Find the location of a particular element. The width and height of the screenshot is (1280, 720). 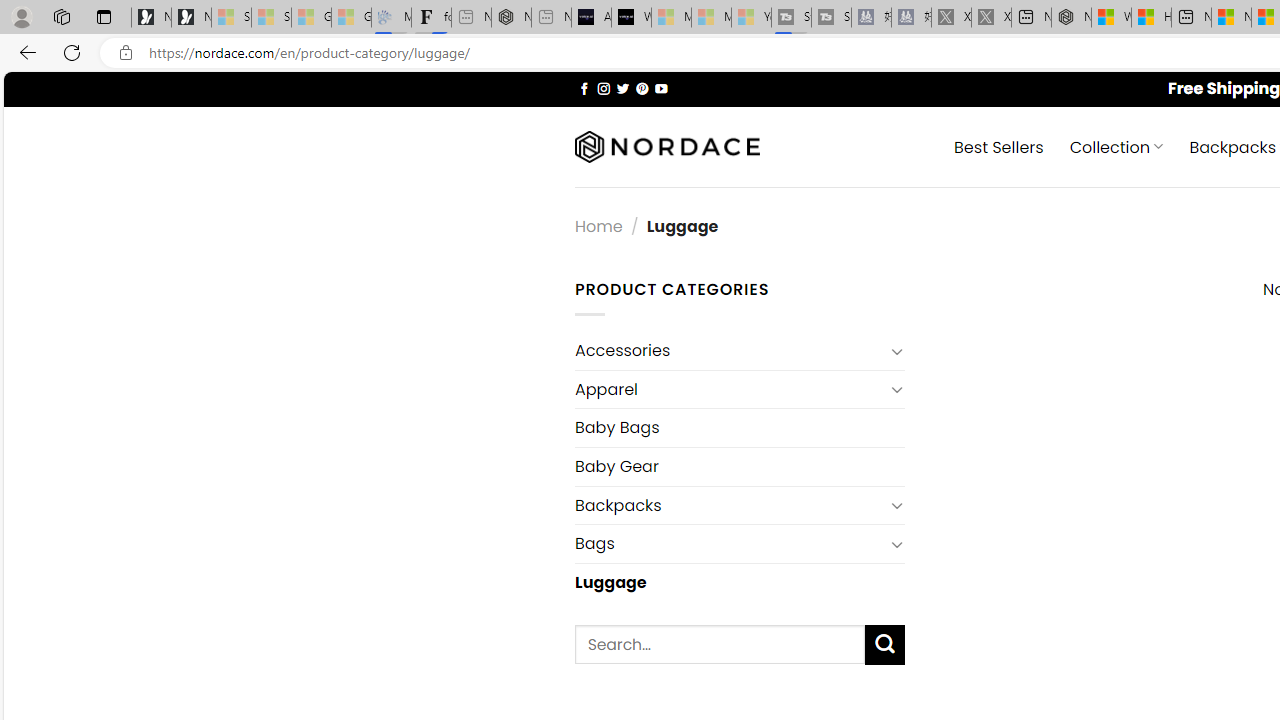

'Follow on Instagram' is located at coordinates (602, 87).